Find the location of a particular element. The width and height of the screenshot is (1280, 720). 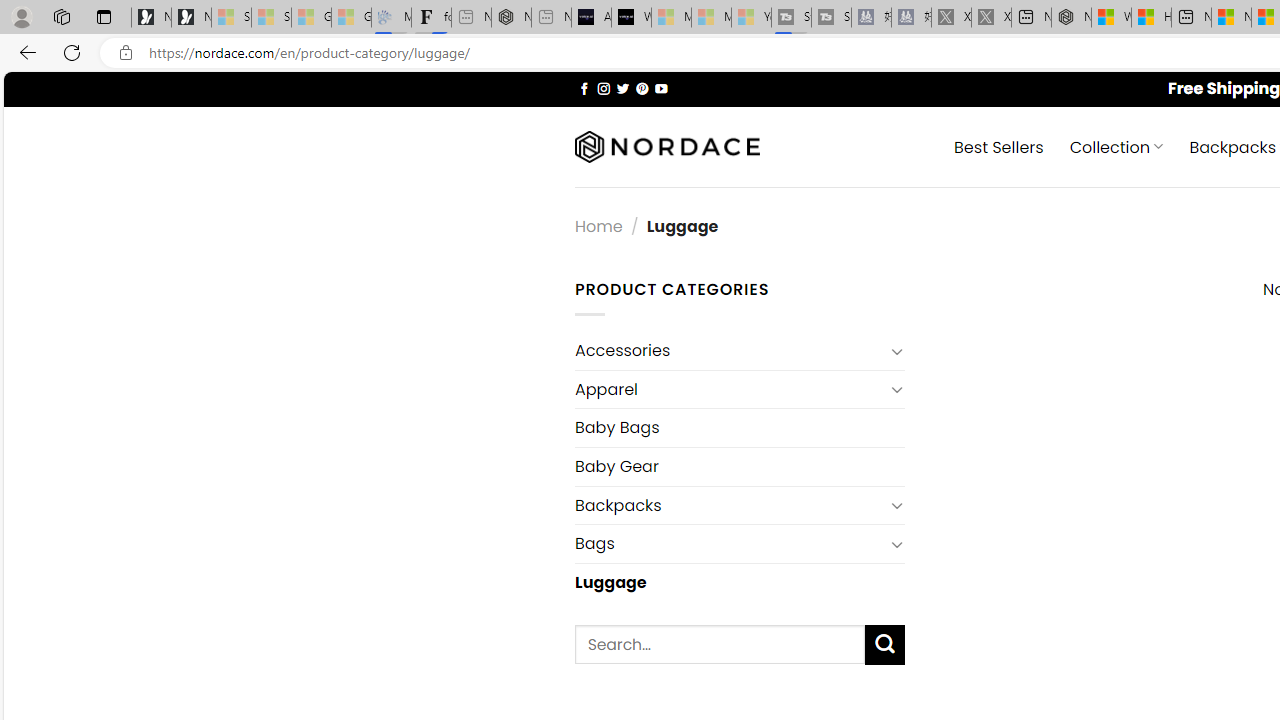

'Follow on Instagram' is located at coordinates (602, 87).